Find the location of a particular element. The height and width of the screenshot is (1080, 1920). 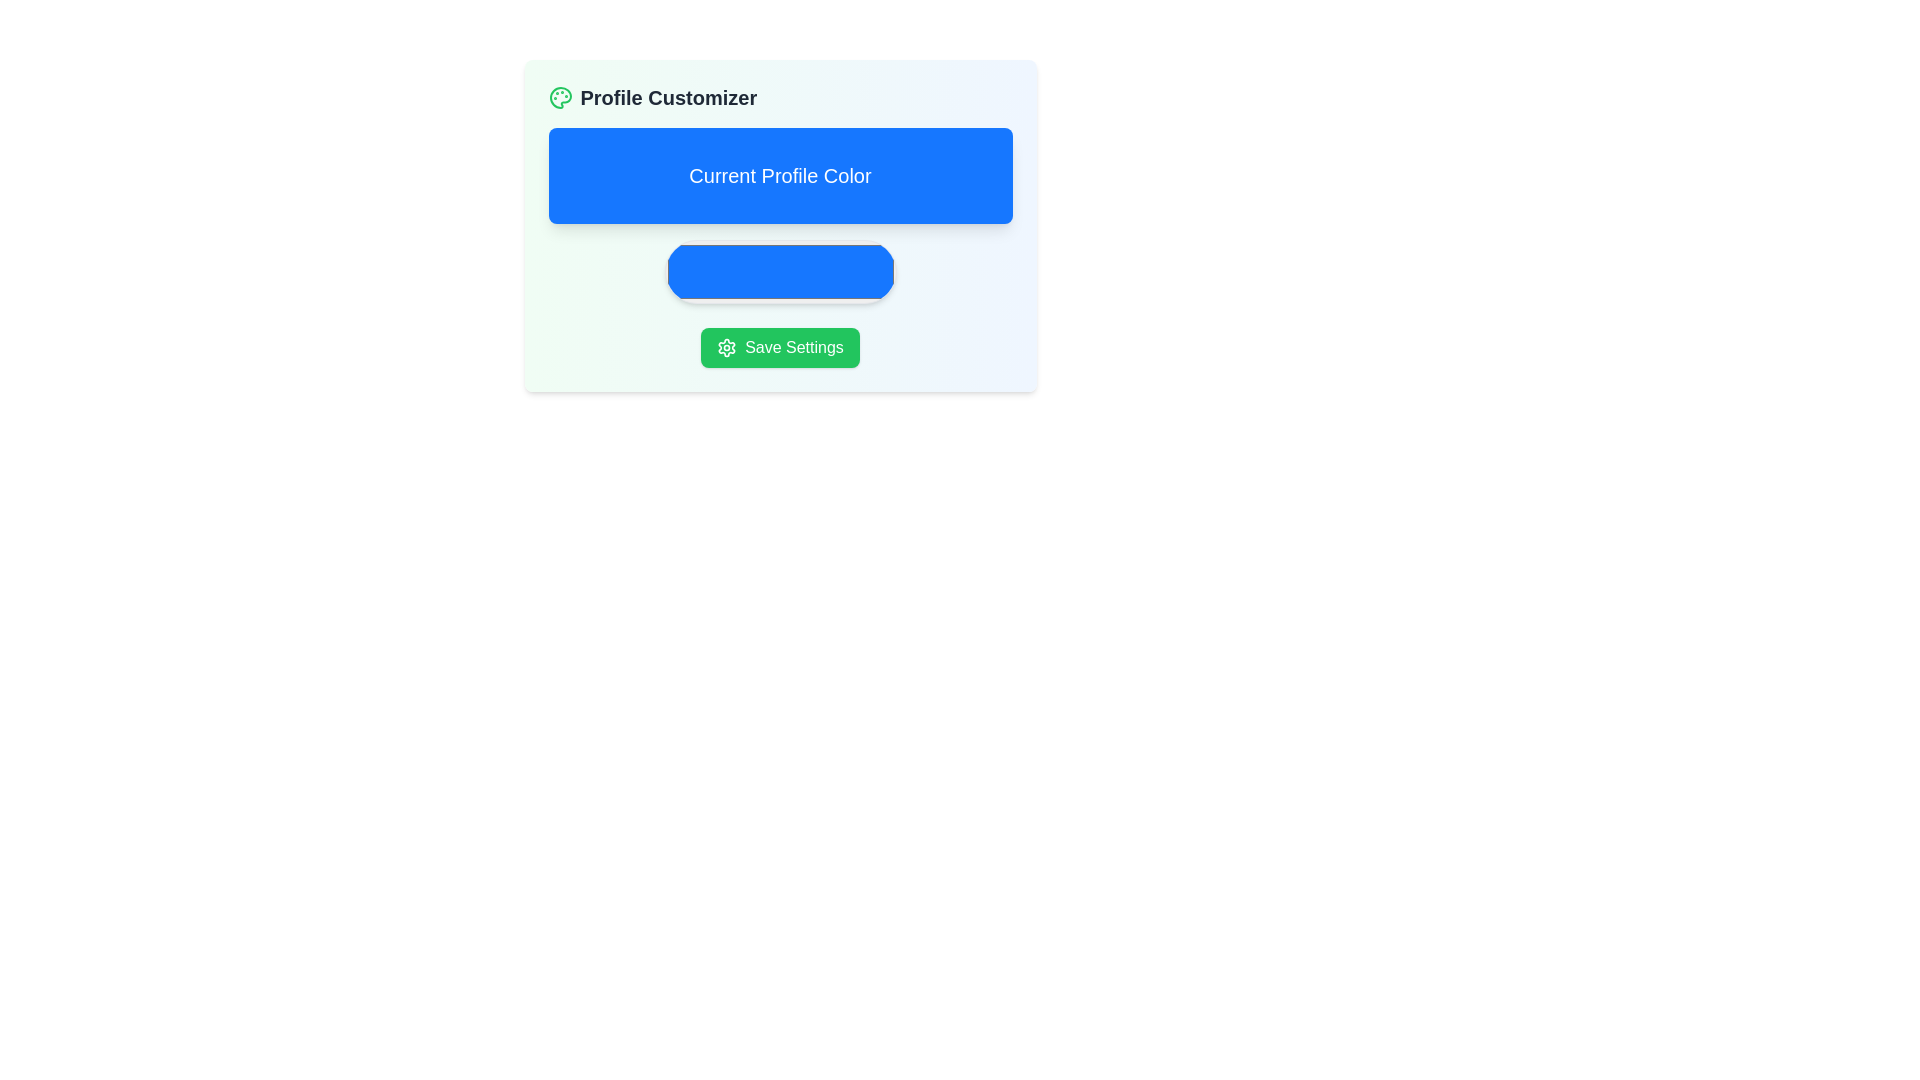

the Color Picker, which is a horizontally rectangular component with rounded edges filled with bright blue is located at coordinates (779, 272).